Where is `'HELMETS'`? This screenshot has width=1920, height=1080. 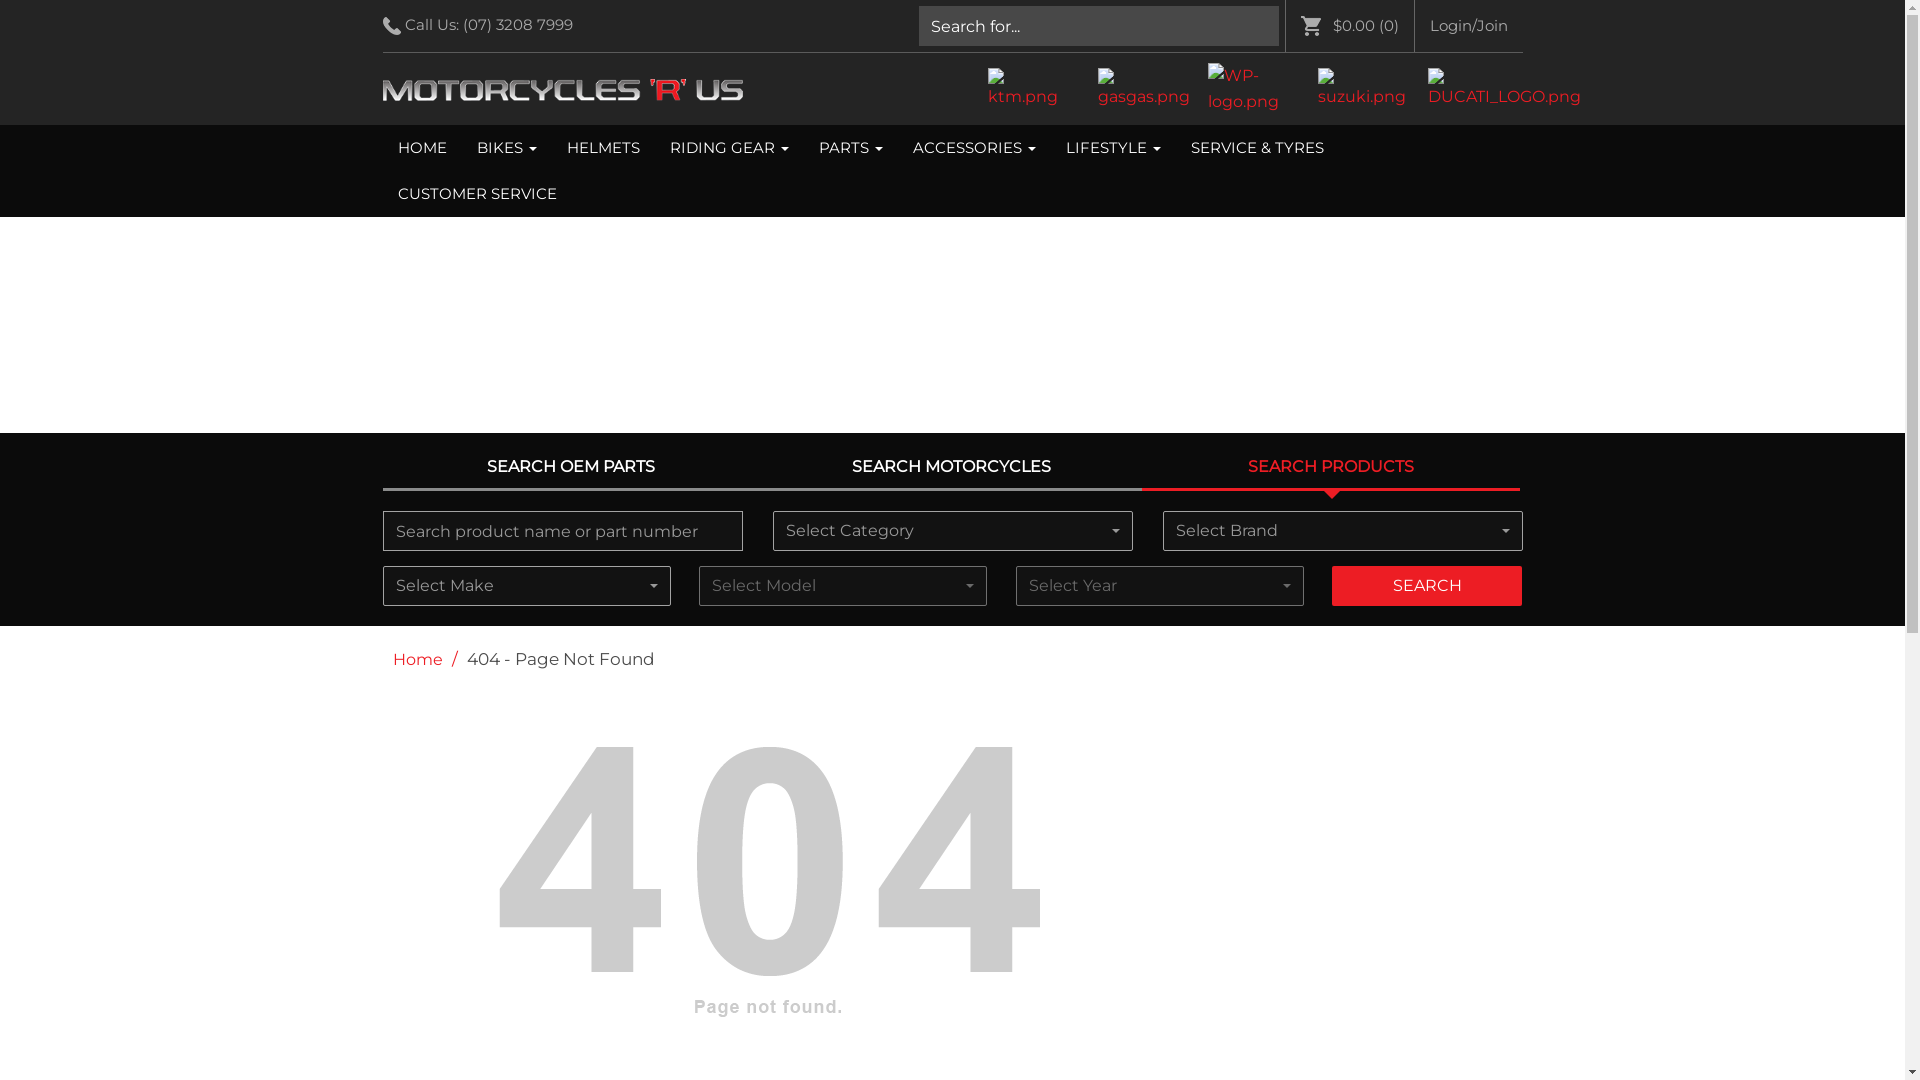 'HELMETS' is located at coordinates (602, 146).